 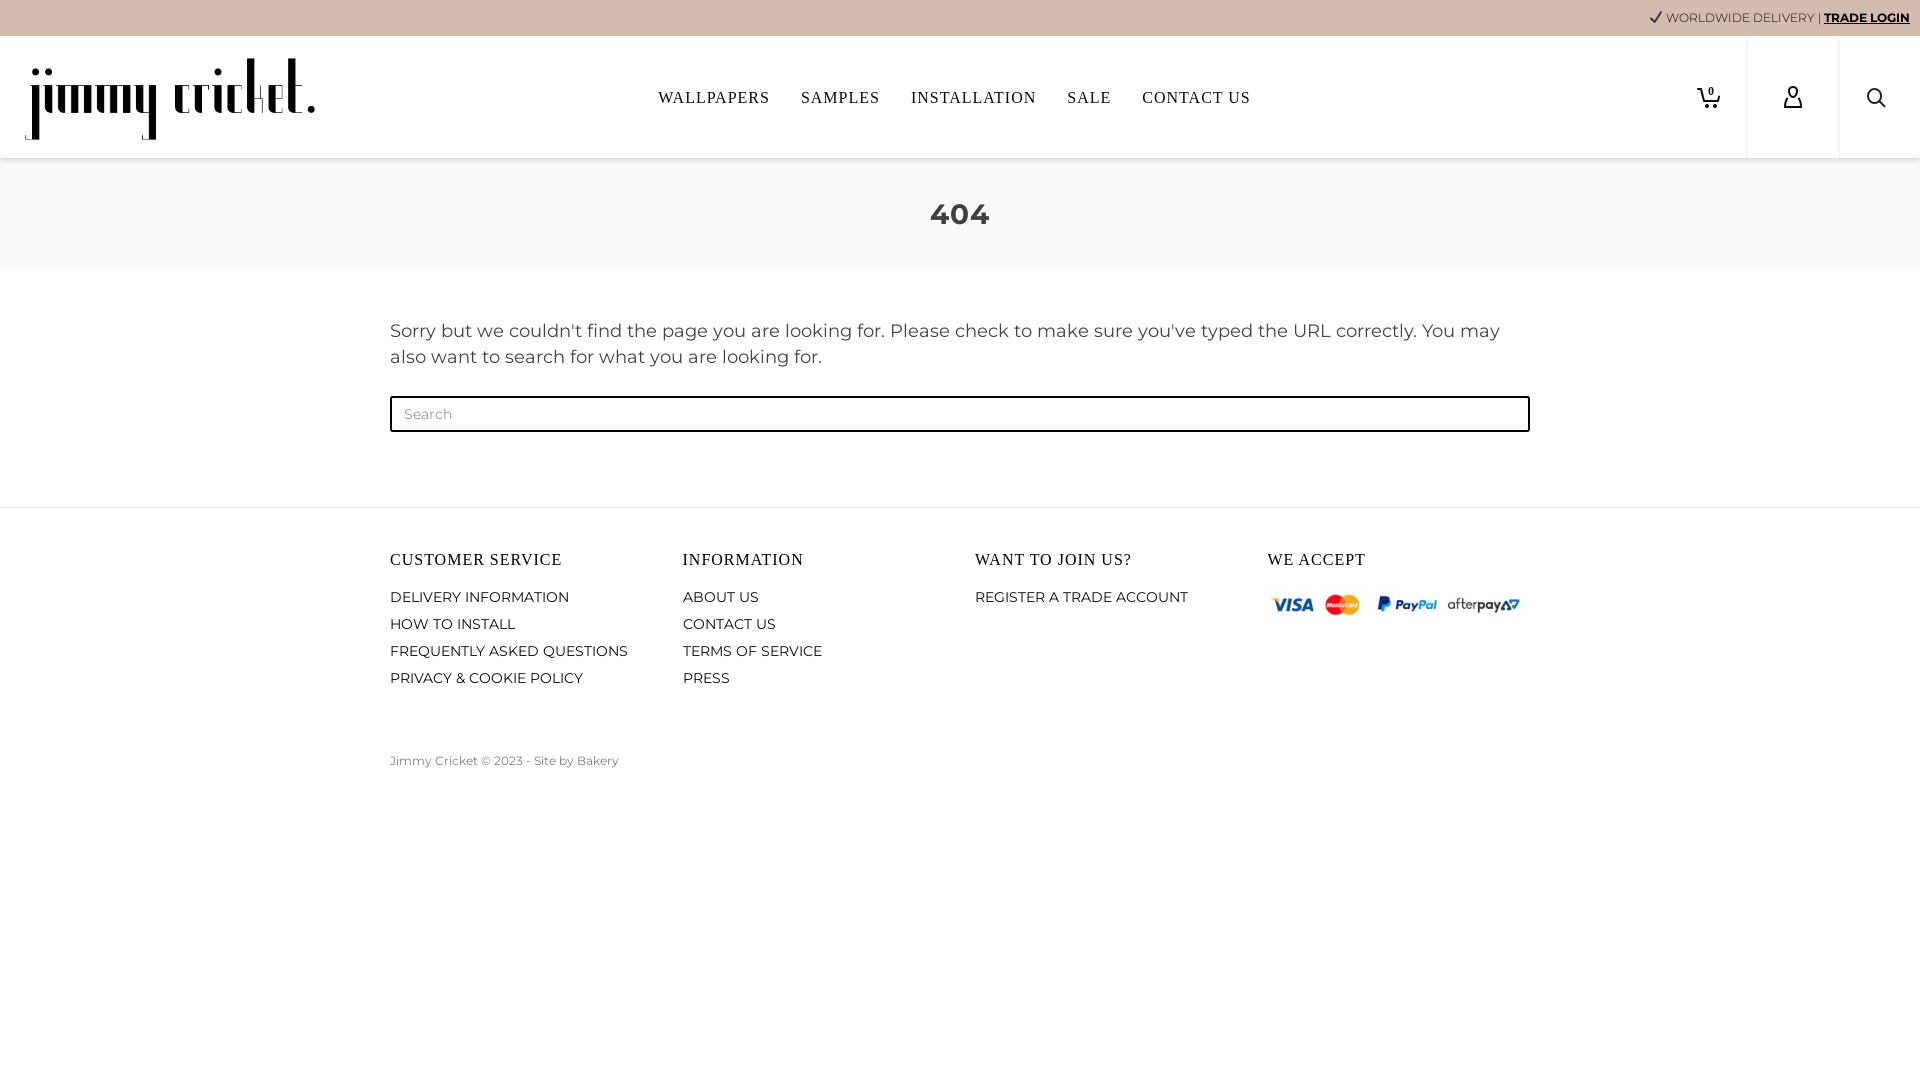 I want to click on '0', so click(x=1685, y=97).